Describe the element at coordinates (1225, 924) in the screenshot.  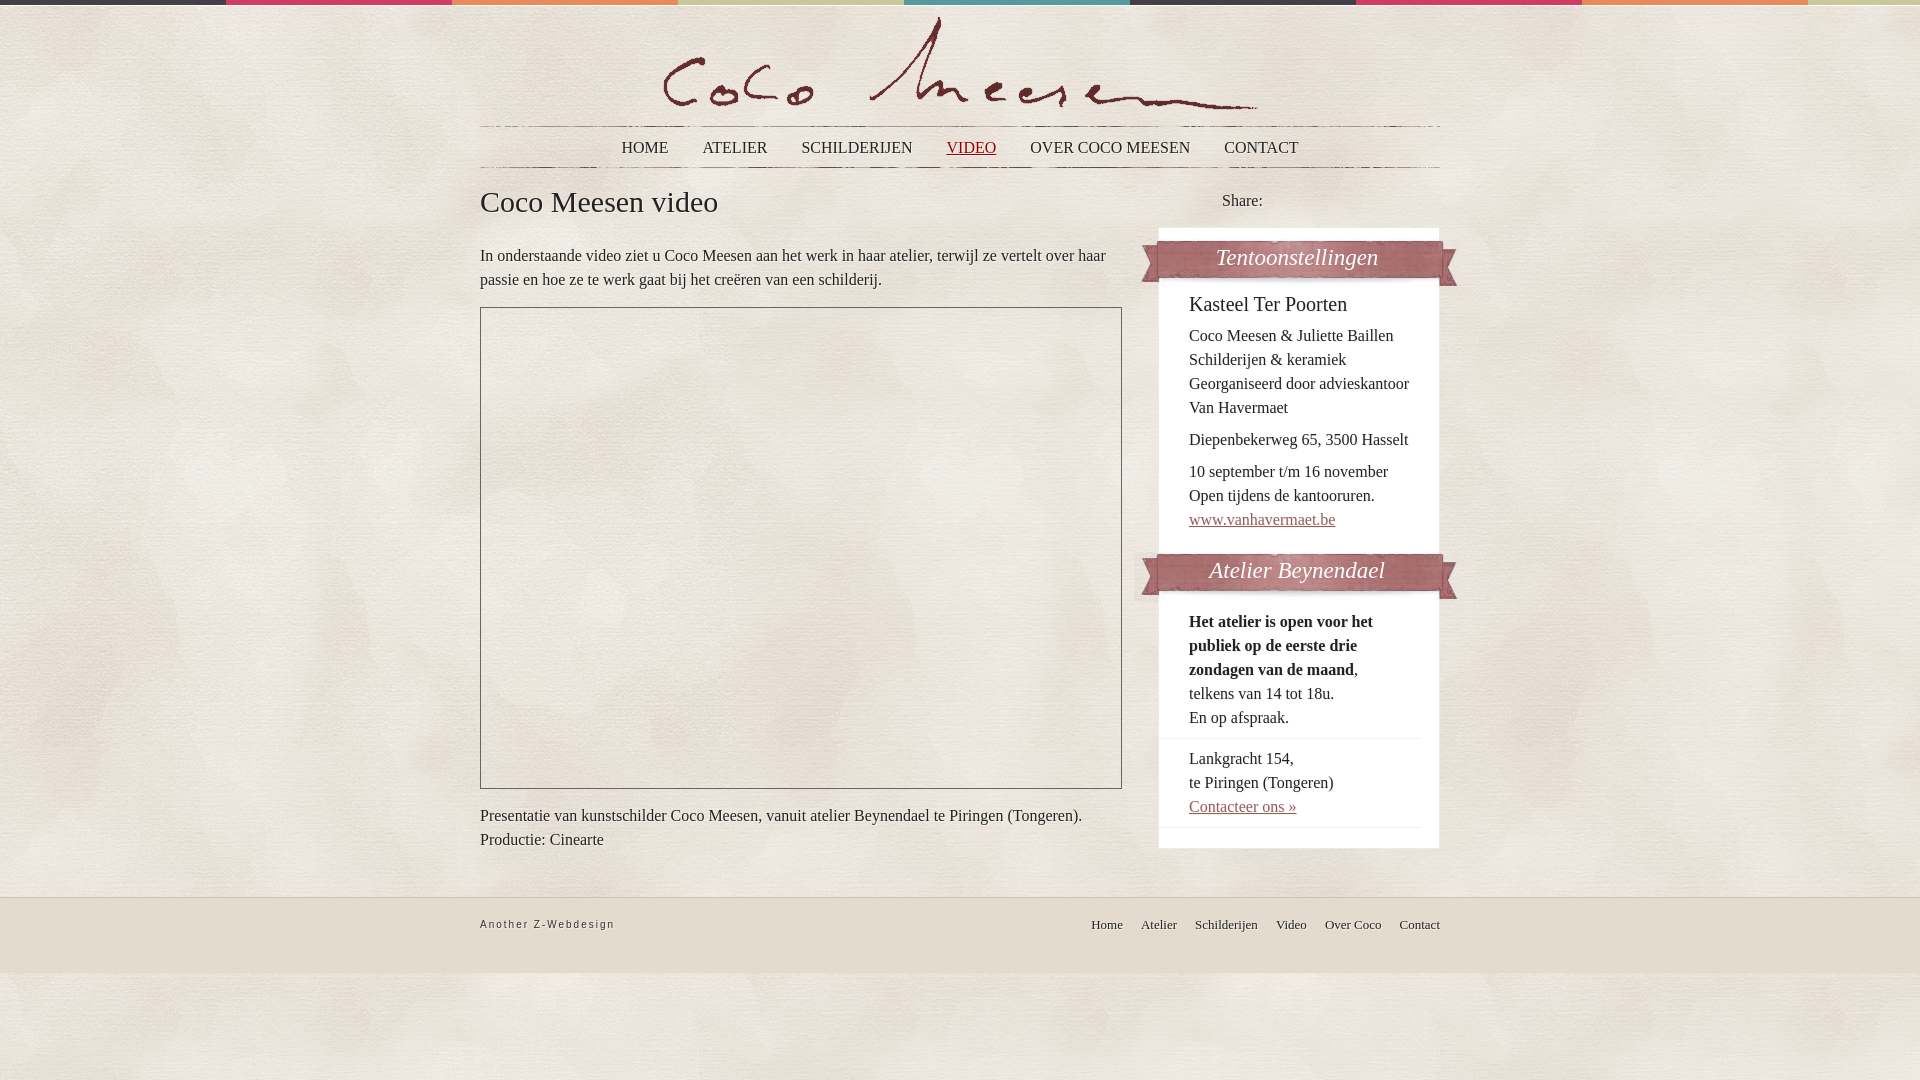
I see `'Schilderijen'` at that location.